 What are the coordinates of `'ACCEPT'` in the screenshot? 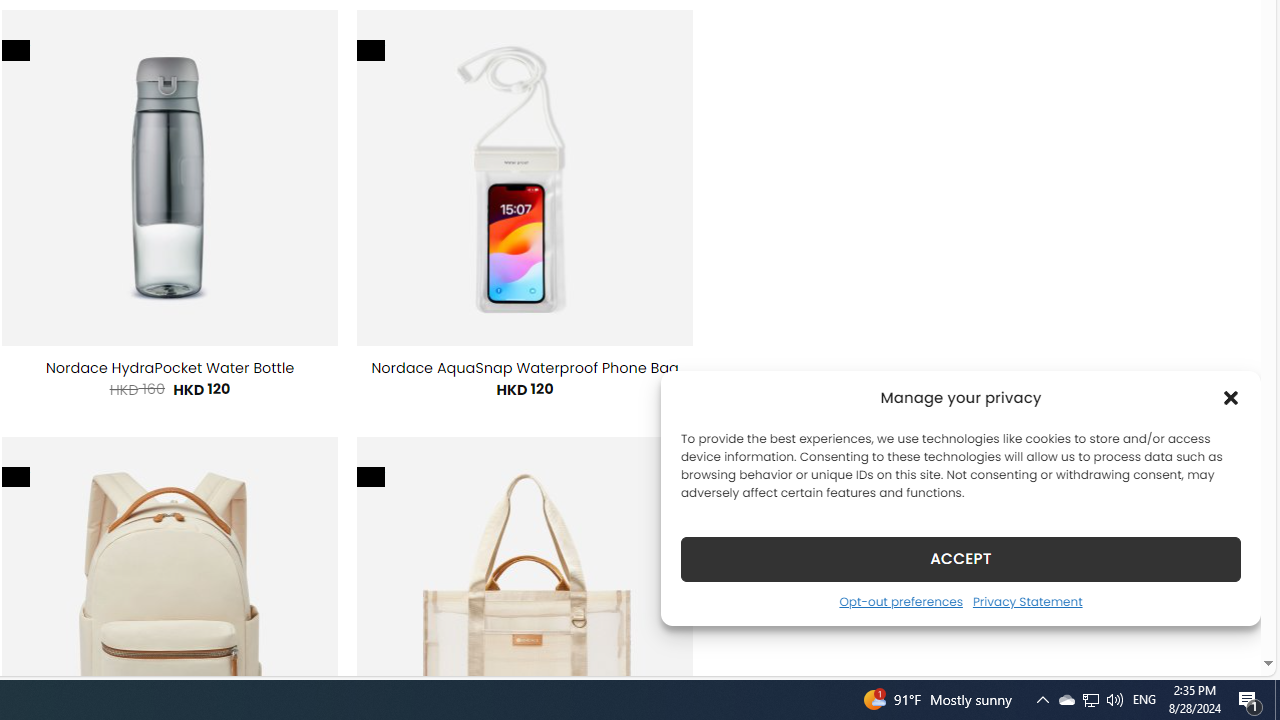 It's located at (961, 558).